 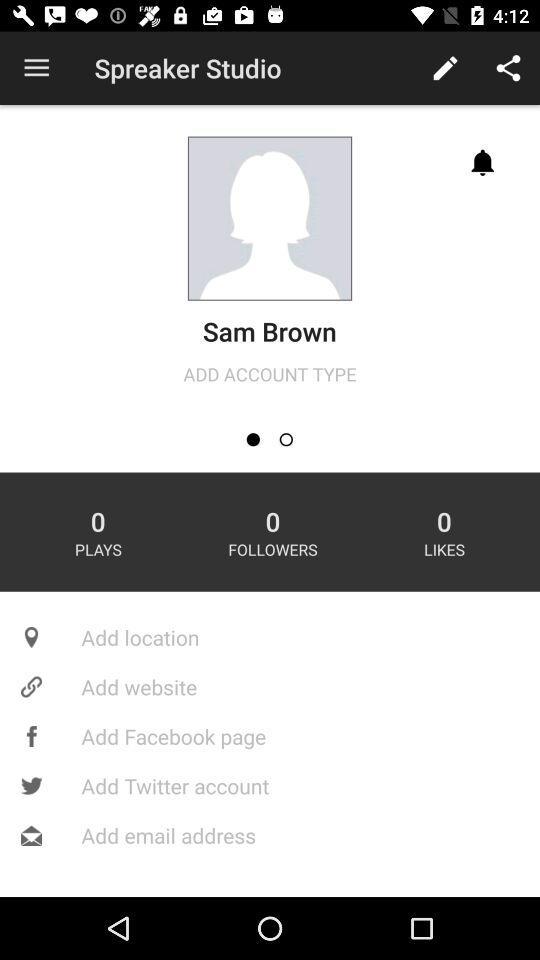 I want to click on item below add account type item, so click(x=253, y=439).